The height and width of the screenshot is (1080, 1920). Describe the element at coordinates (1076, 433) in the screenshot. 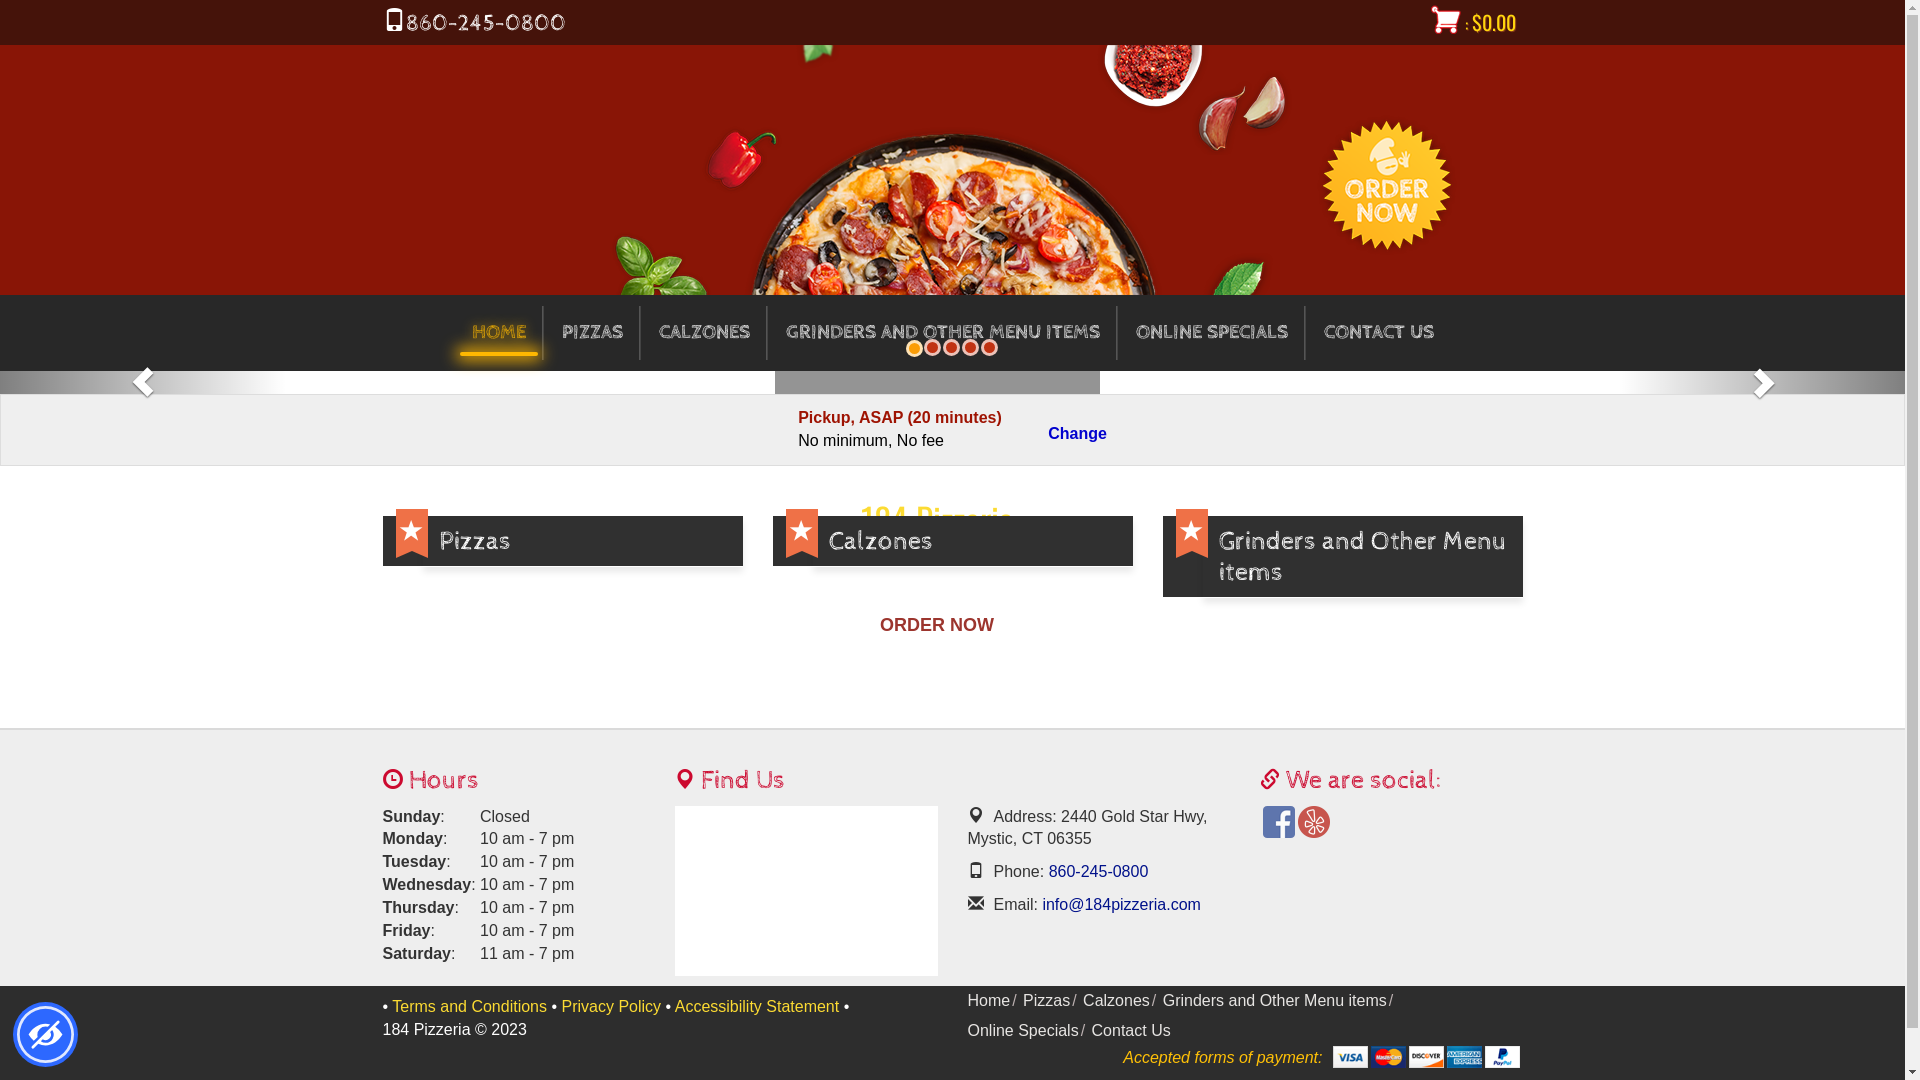

I see `'Change` at that location.